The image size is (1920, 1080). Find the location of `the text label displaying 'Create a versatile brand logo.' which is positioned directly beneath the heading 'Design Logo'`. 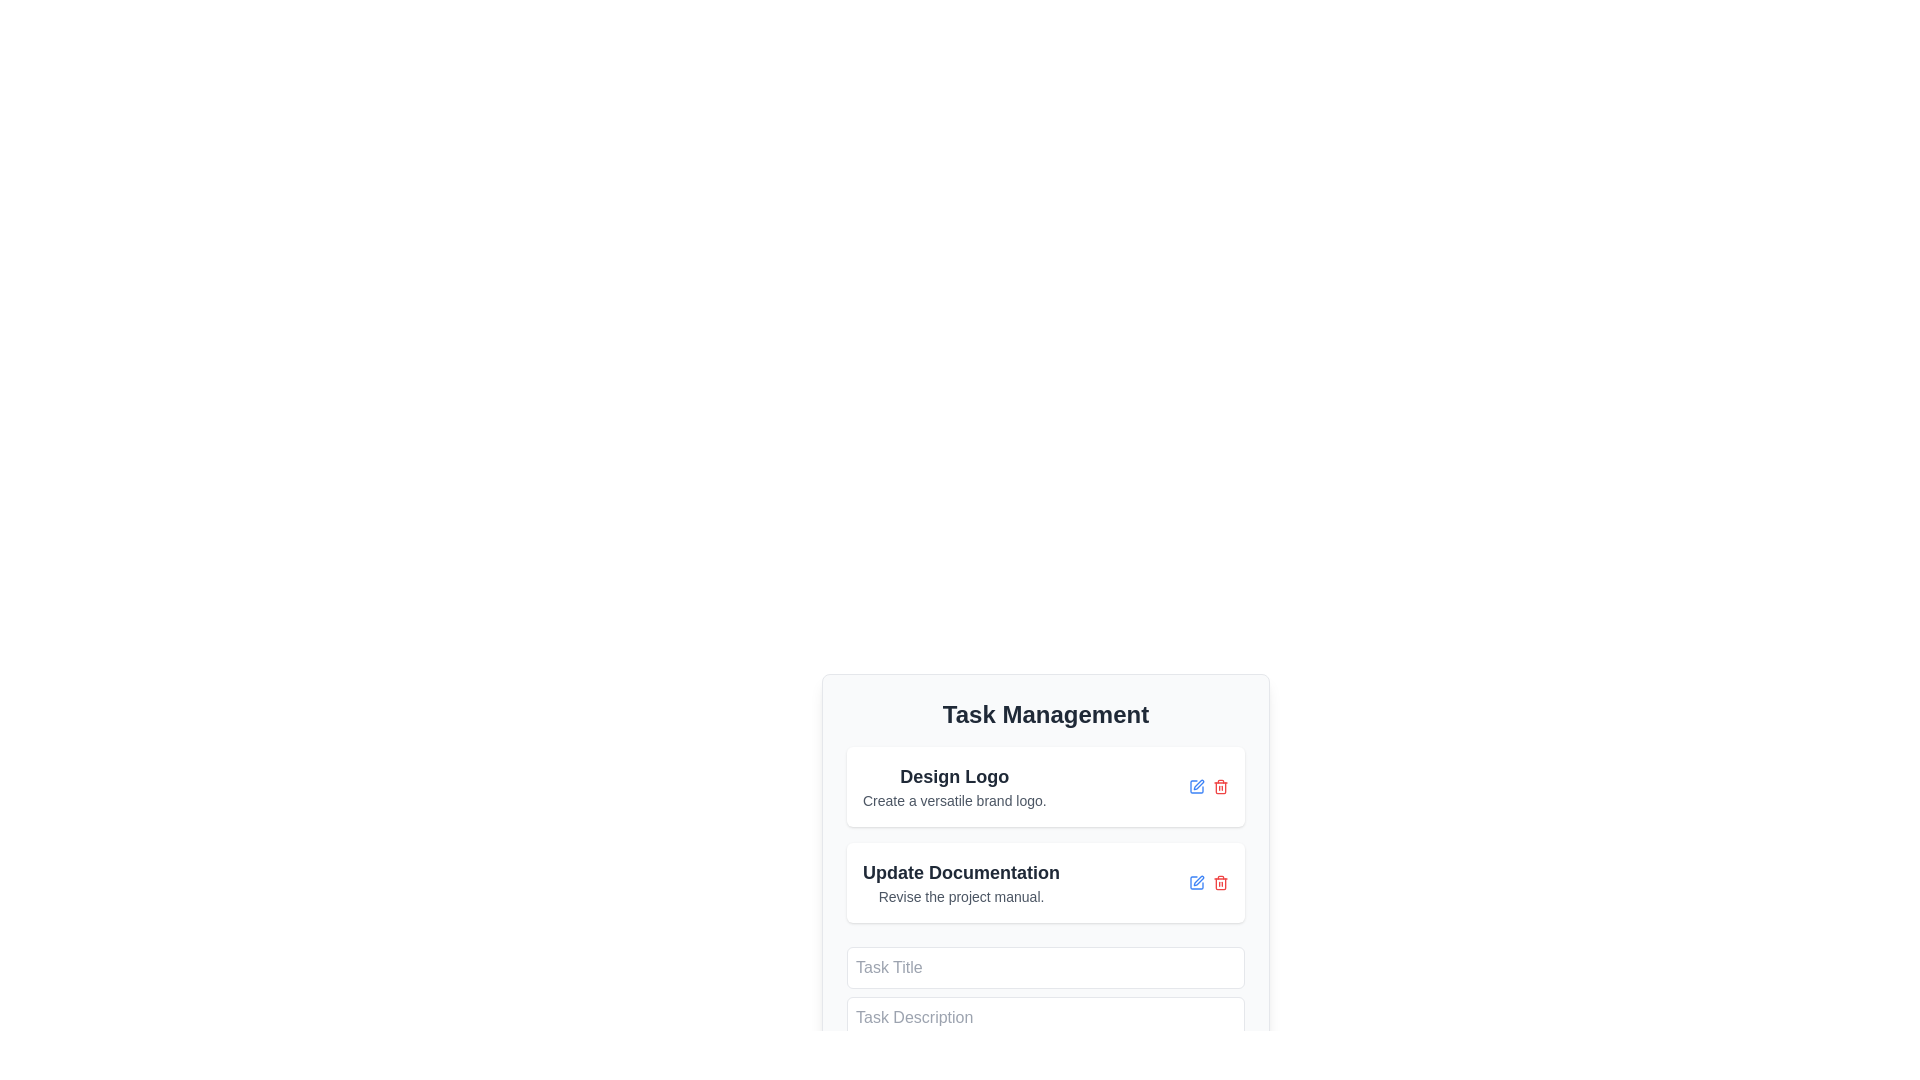

the text label displaying 'Create a versatile brand logo.' which is positioned directly beneath the heading 'Design Logo' is located at coordinates (953, 800).